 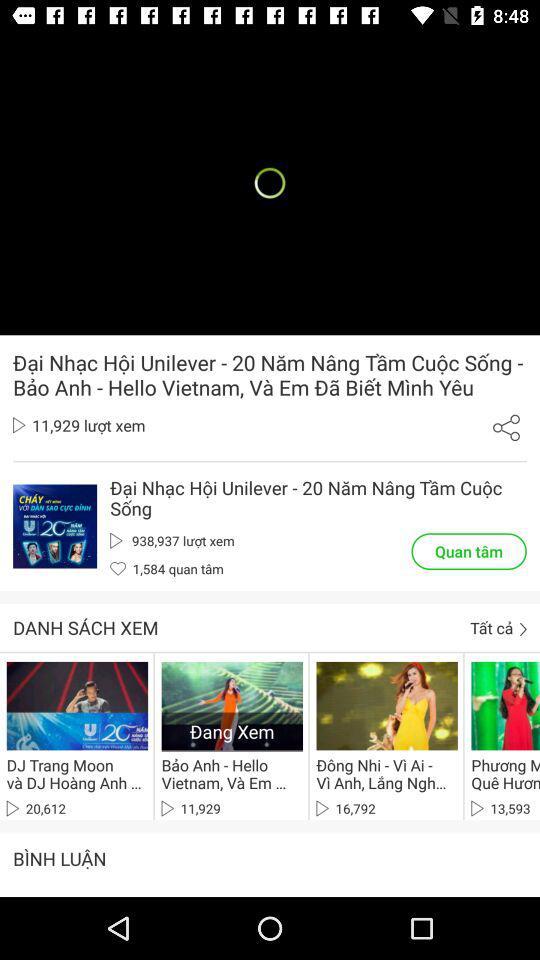 I want to click on first video at the bottom from left side, so click(x=76, y=705).